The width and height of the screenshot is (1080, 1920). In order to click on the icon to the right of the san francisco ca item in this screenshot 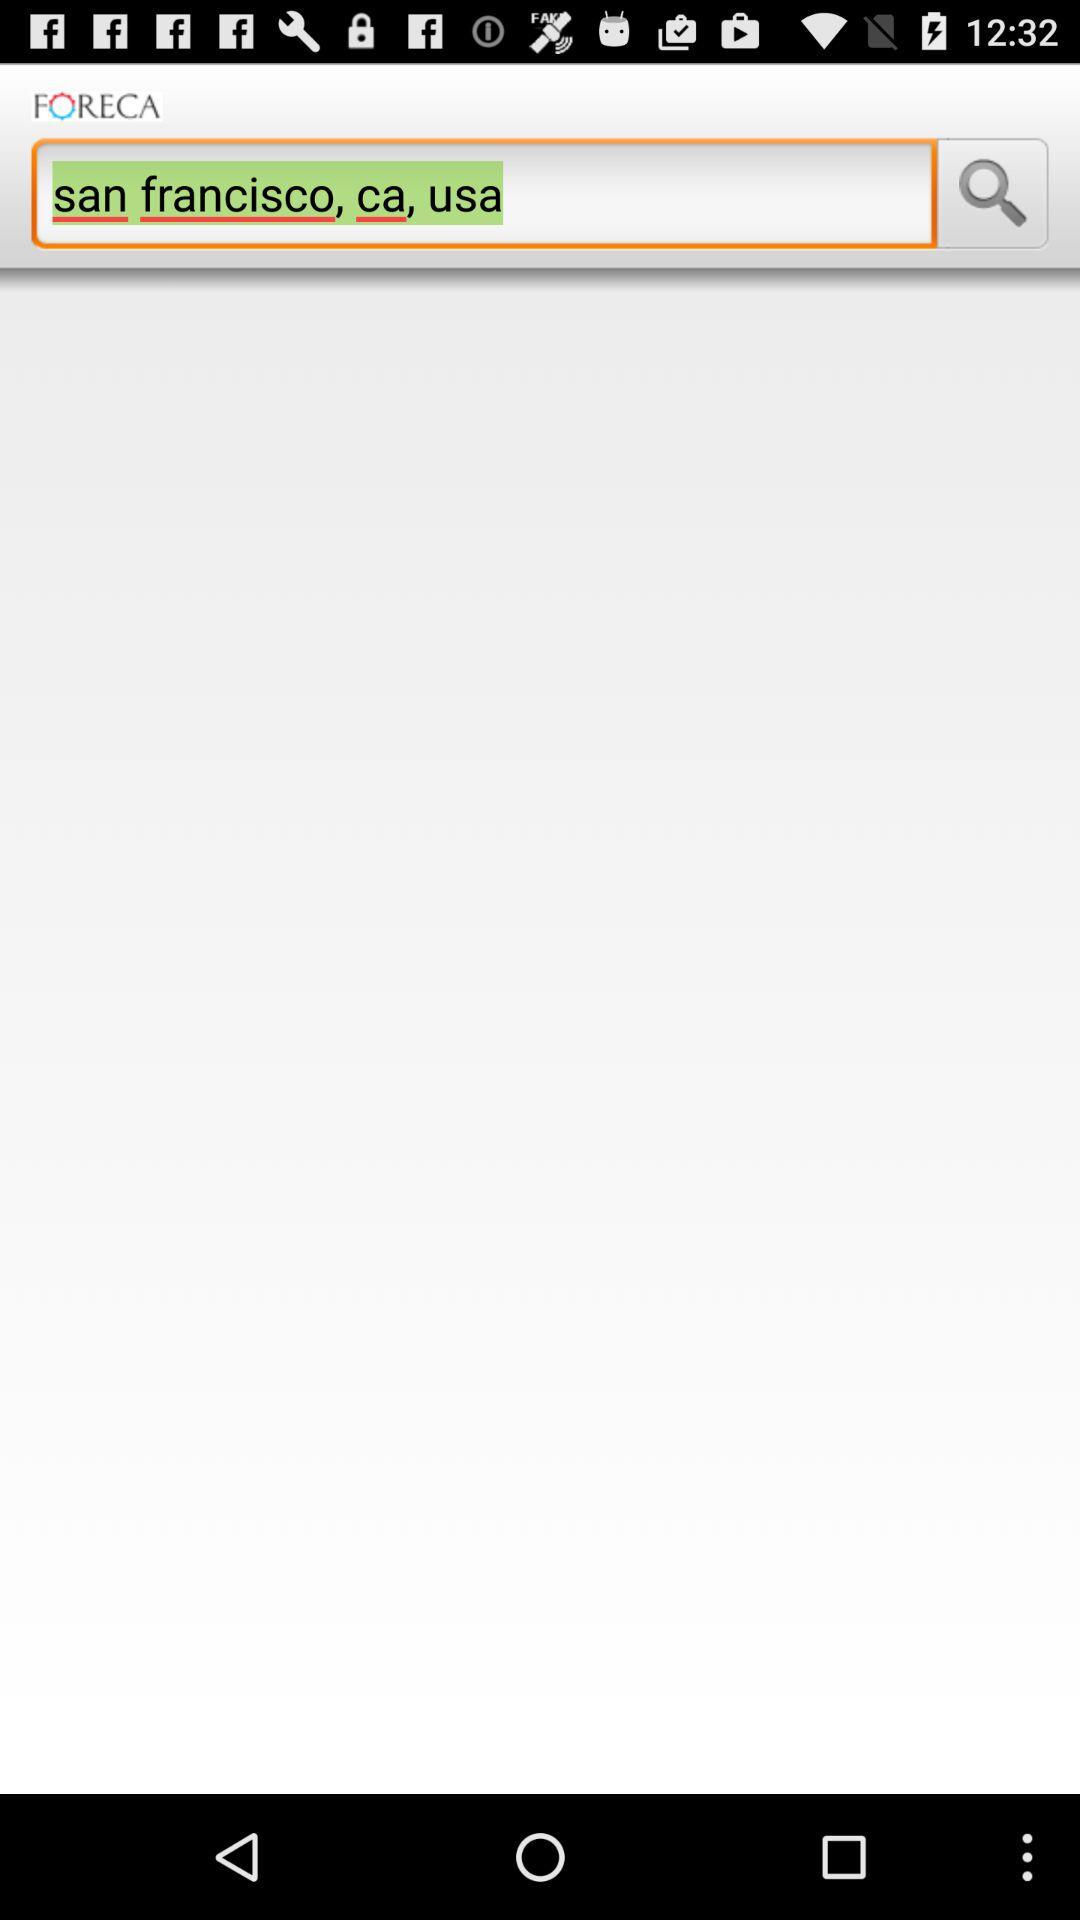, I will do `click(992, 193)`.